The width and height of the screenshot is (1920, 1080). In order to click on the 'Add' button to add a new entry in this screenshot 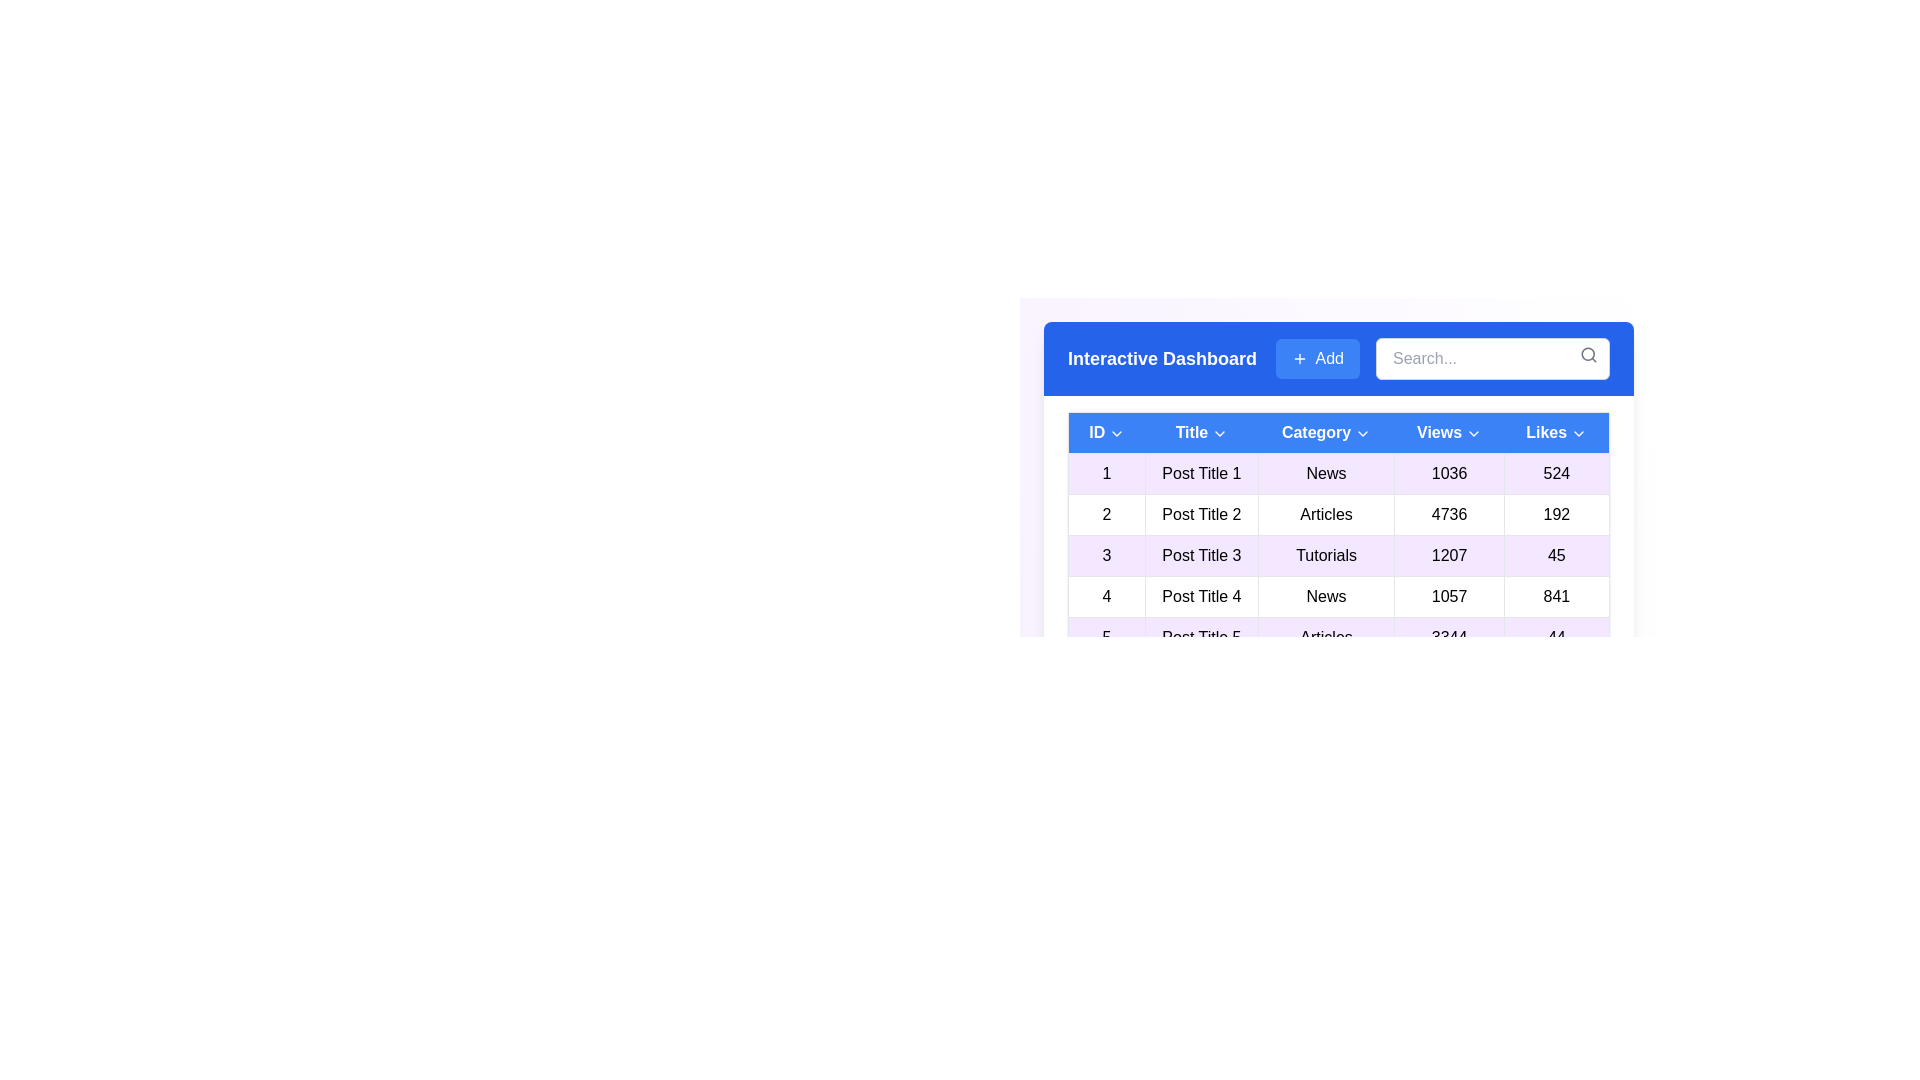, I will do `click(1317, 357)`.